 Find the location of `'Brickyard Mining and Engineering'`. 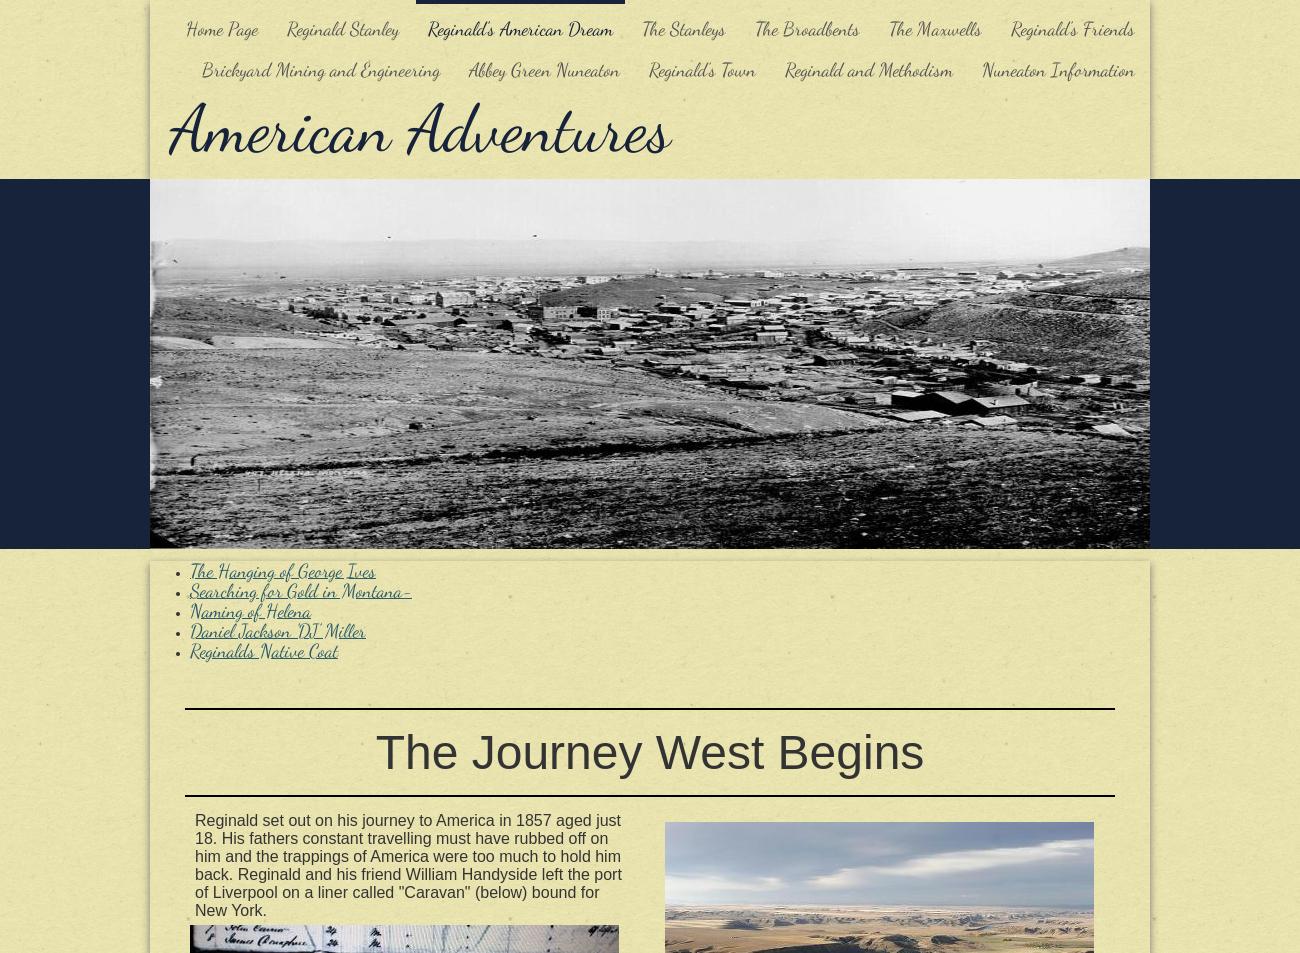

'Brickyard Mining and Engineering' is located at coordinates (320, 69).